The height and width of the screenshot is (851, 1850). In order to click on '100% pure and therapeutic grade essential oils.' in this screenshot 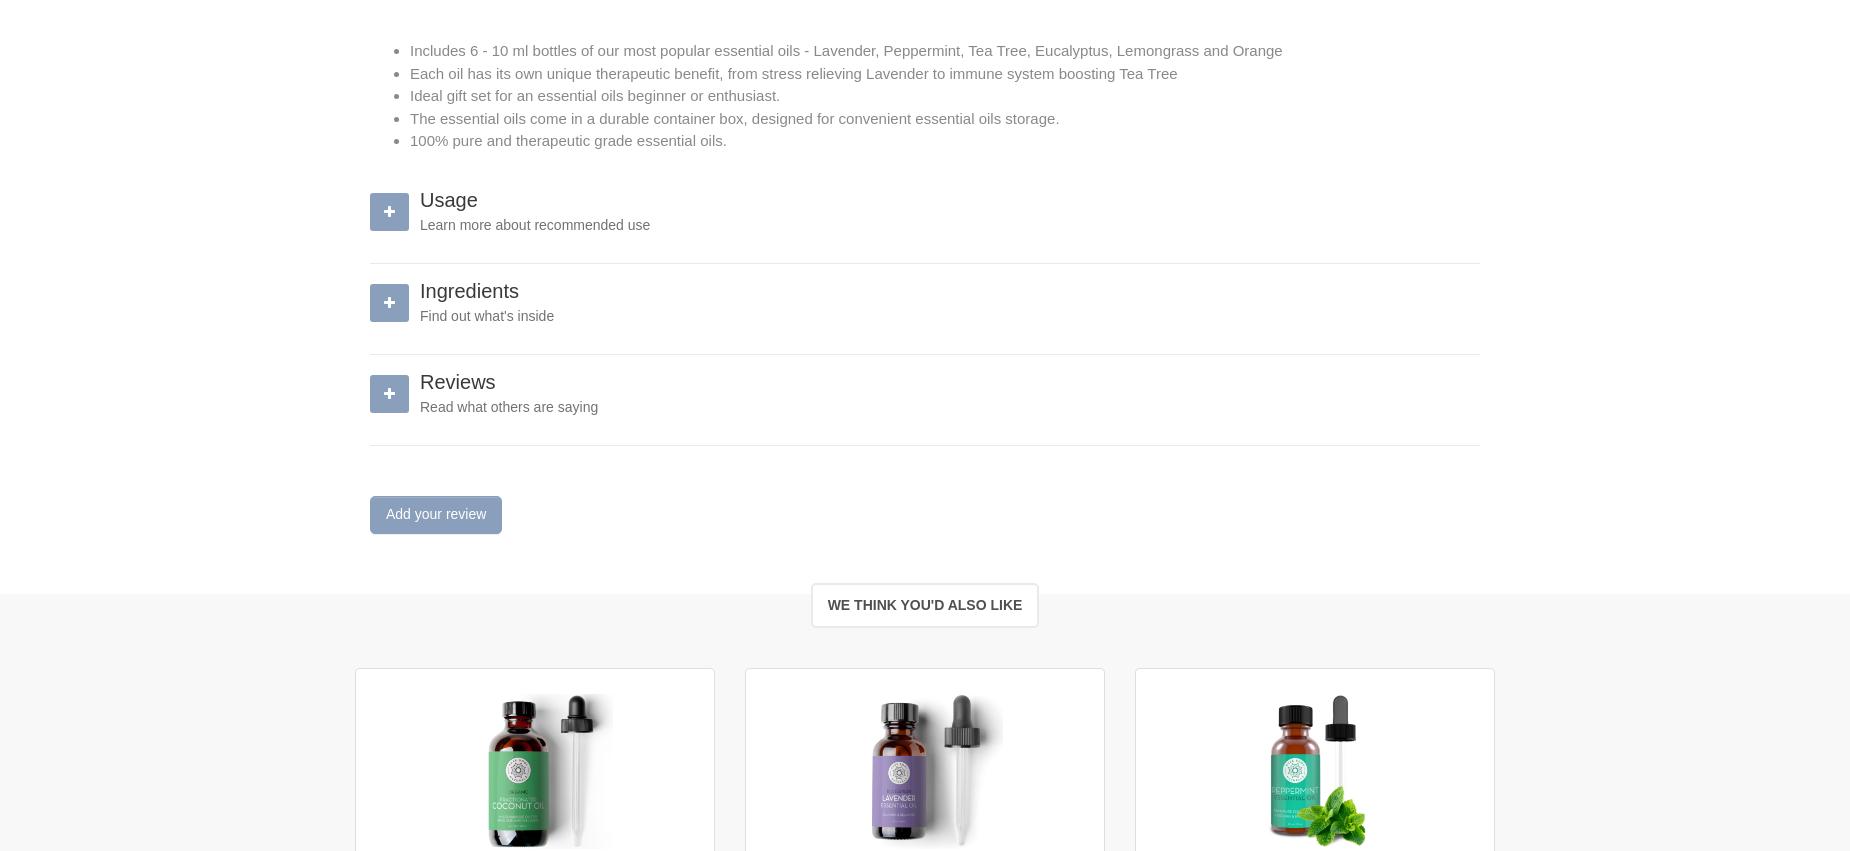, I will do `click(567, 140)`.